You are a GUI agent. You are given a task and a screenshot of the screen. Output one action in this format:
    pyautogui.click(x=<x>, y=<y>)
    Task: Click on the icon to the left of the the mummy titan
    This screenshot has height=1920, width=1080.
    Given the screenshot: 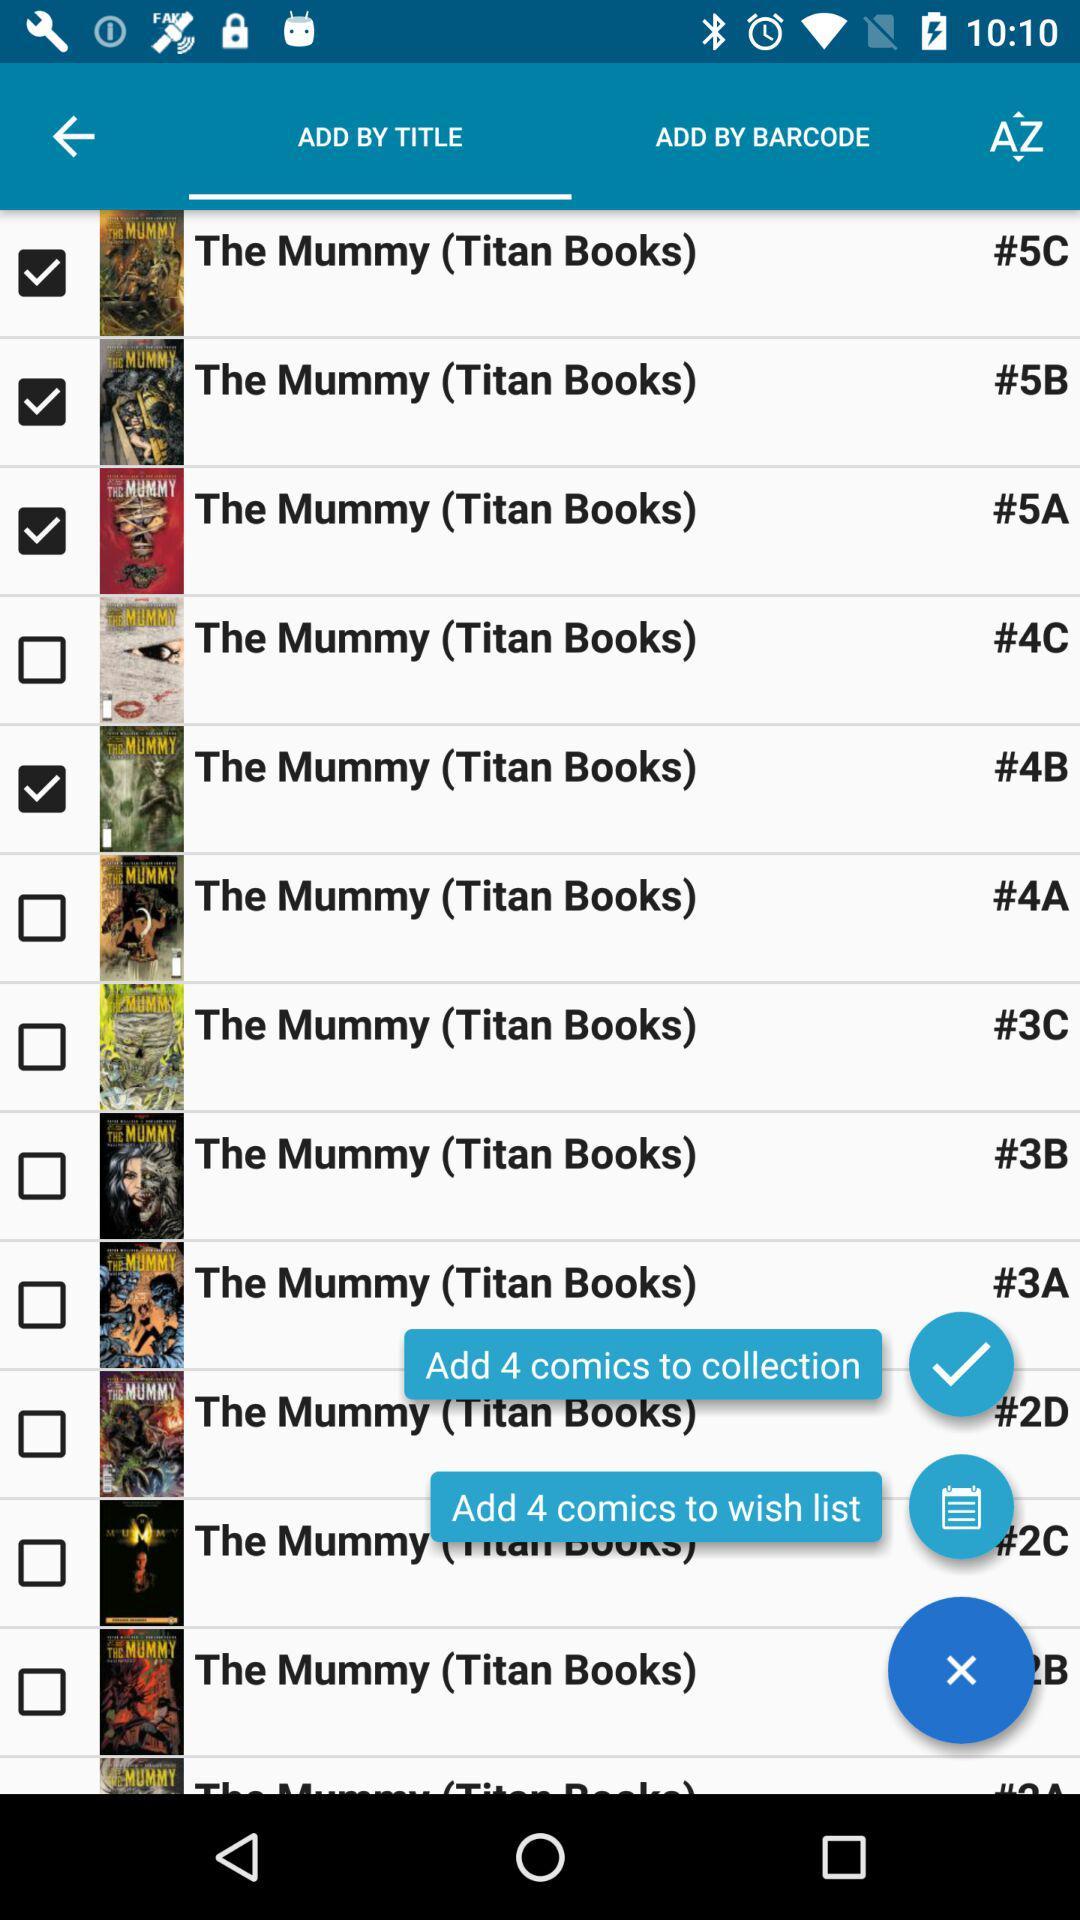 What is the action you would take?
    pyautogui.click(x=72, y=135)
    